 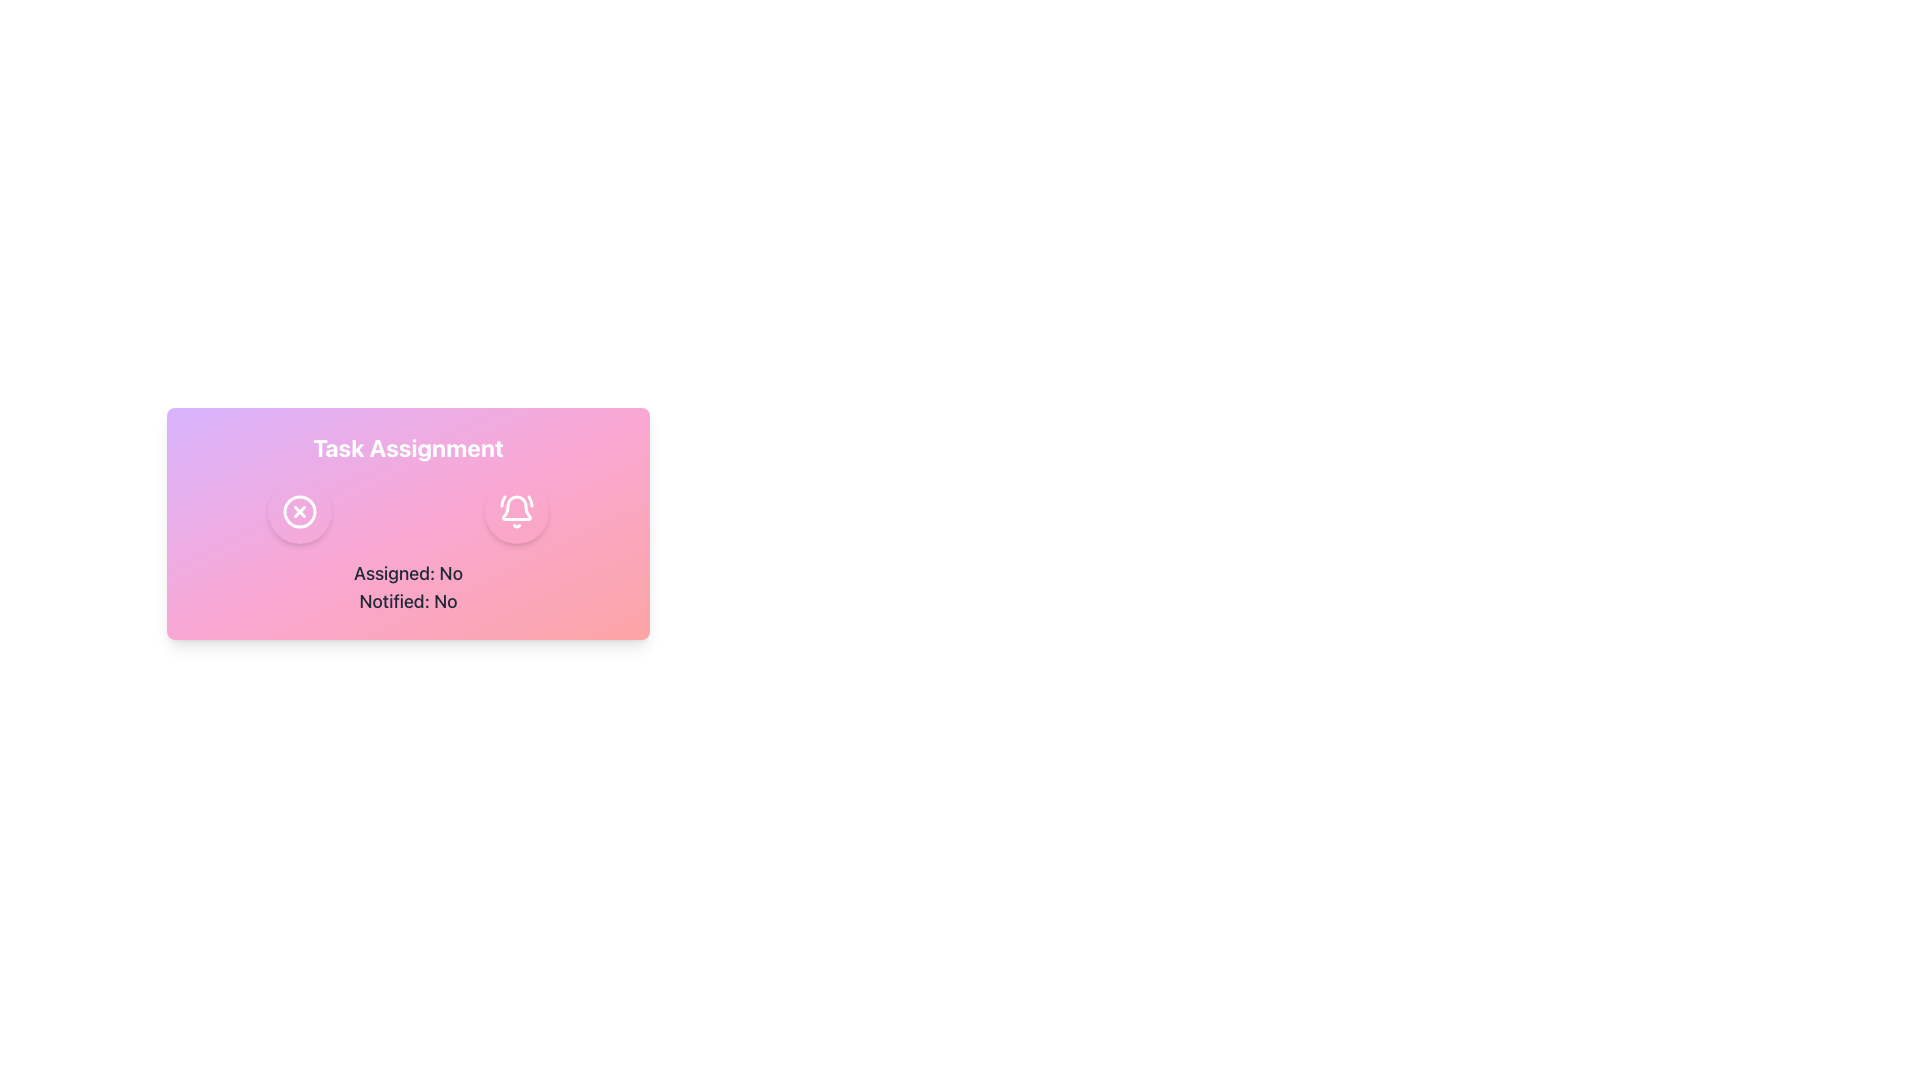 What do you see at coordinates (407, 600) in the screenshot?
I see `the informational text label indicating the notification status, which currently shows 'No', located below the 'Assigned: No' text within the 'Task Assignment' card` at bounding box center [407, 600].